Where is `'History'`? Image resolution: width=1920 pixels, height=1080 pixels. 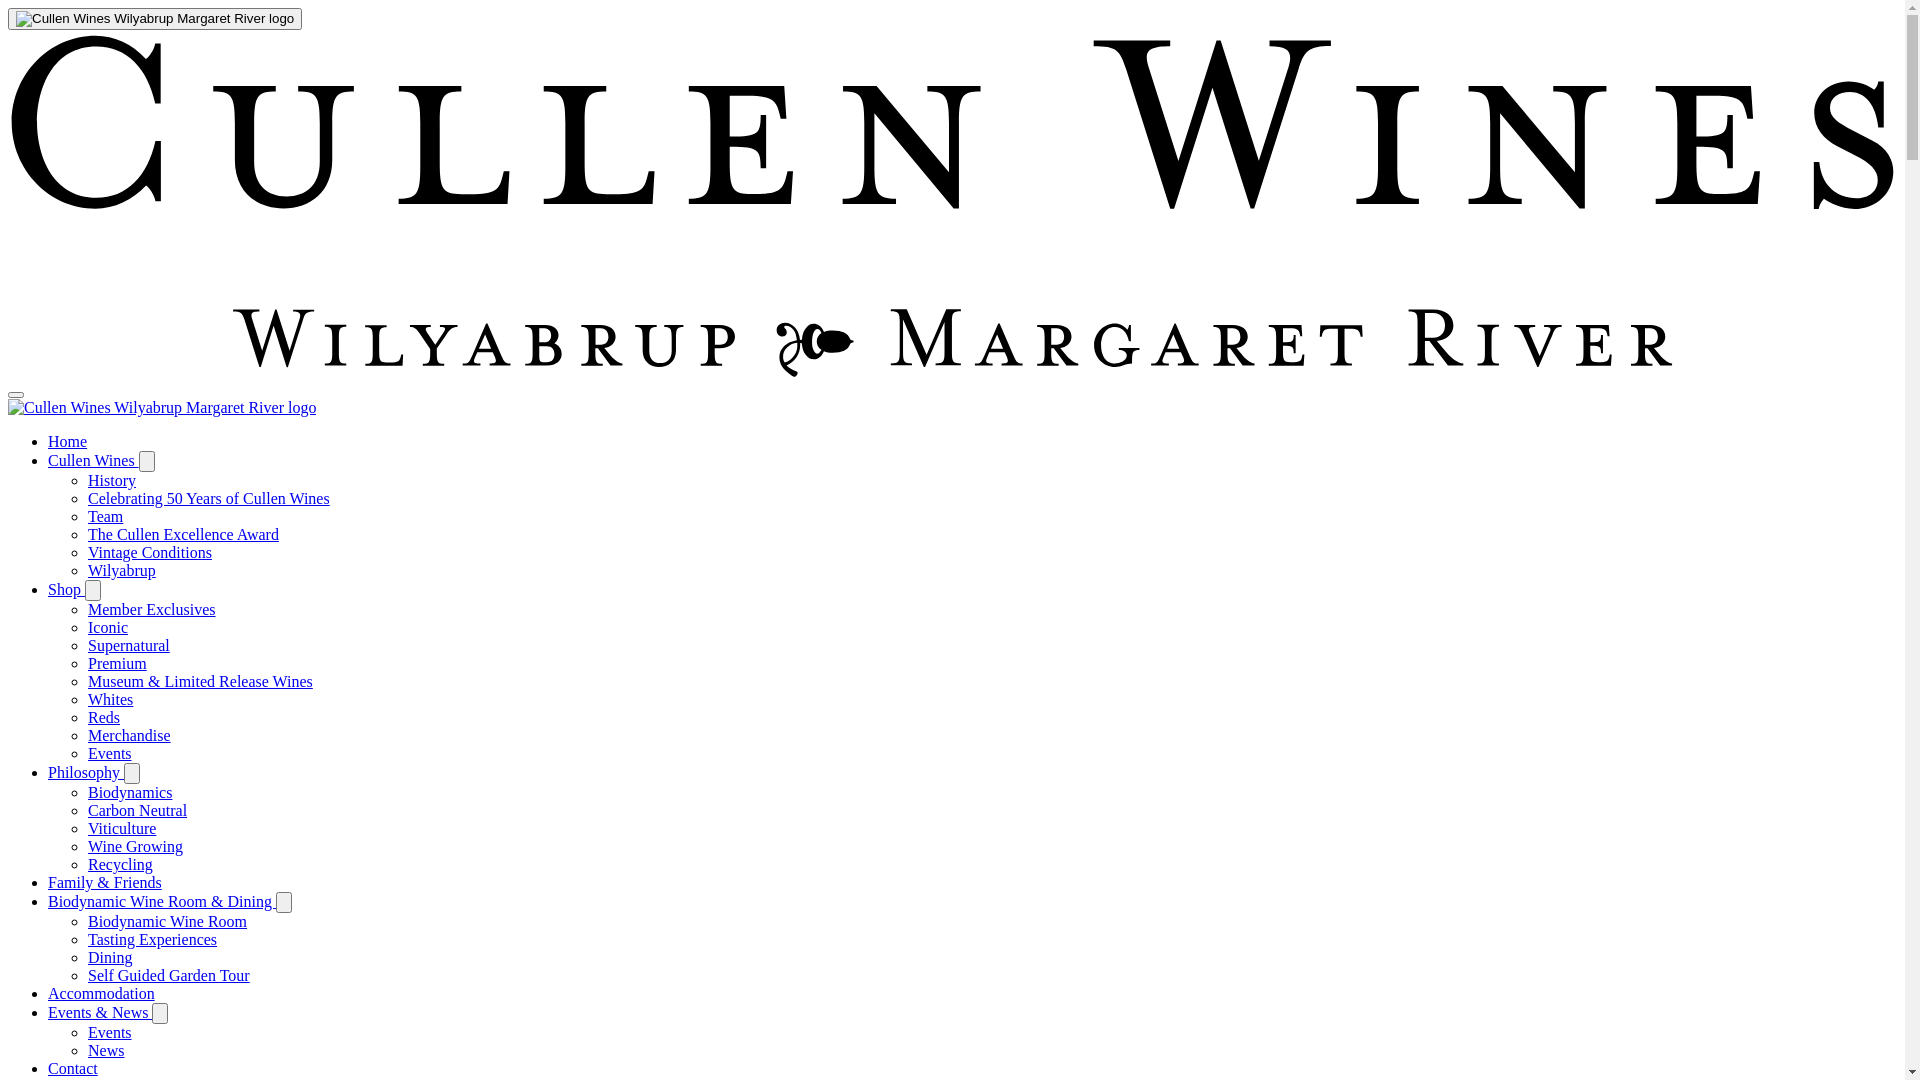
'History' is located at coordinates (110, 480).